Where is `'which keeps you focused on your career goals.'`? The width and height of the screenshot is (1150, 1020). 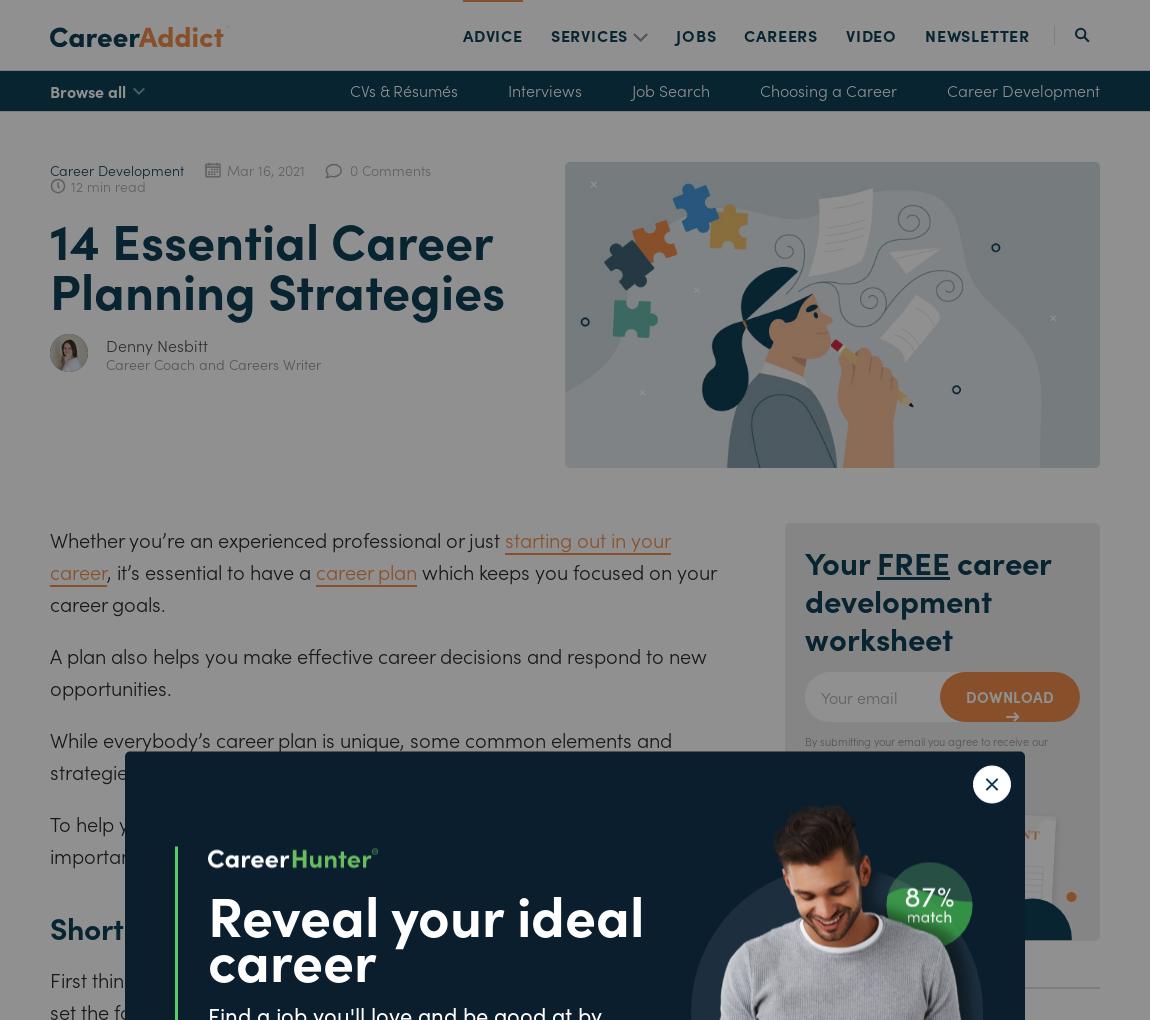
'which keeps you focused on your career goals.' is located at coordinates (382, 587).